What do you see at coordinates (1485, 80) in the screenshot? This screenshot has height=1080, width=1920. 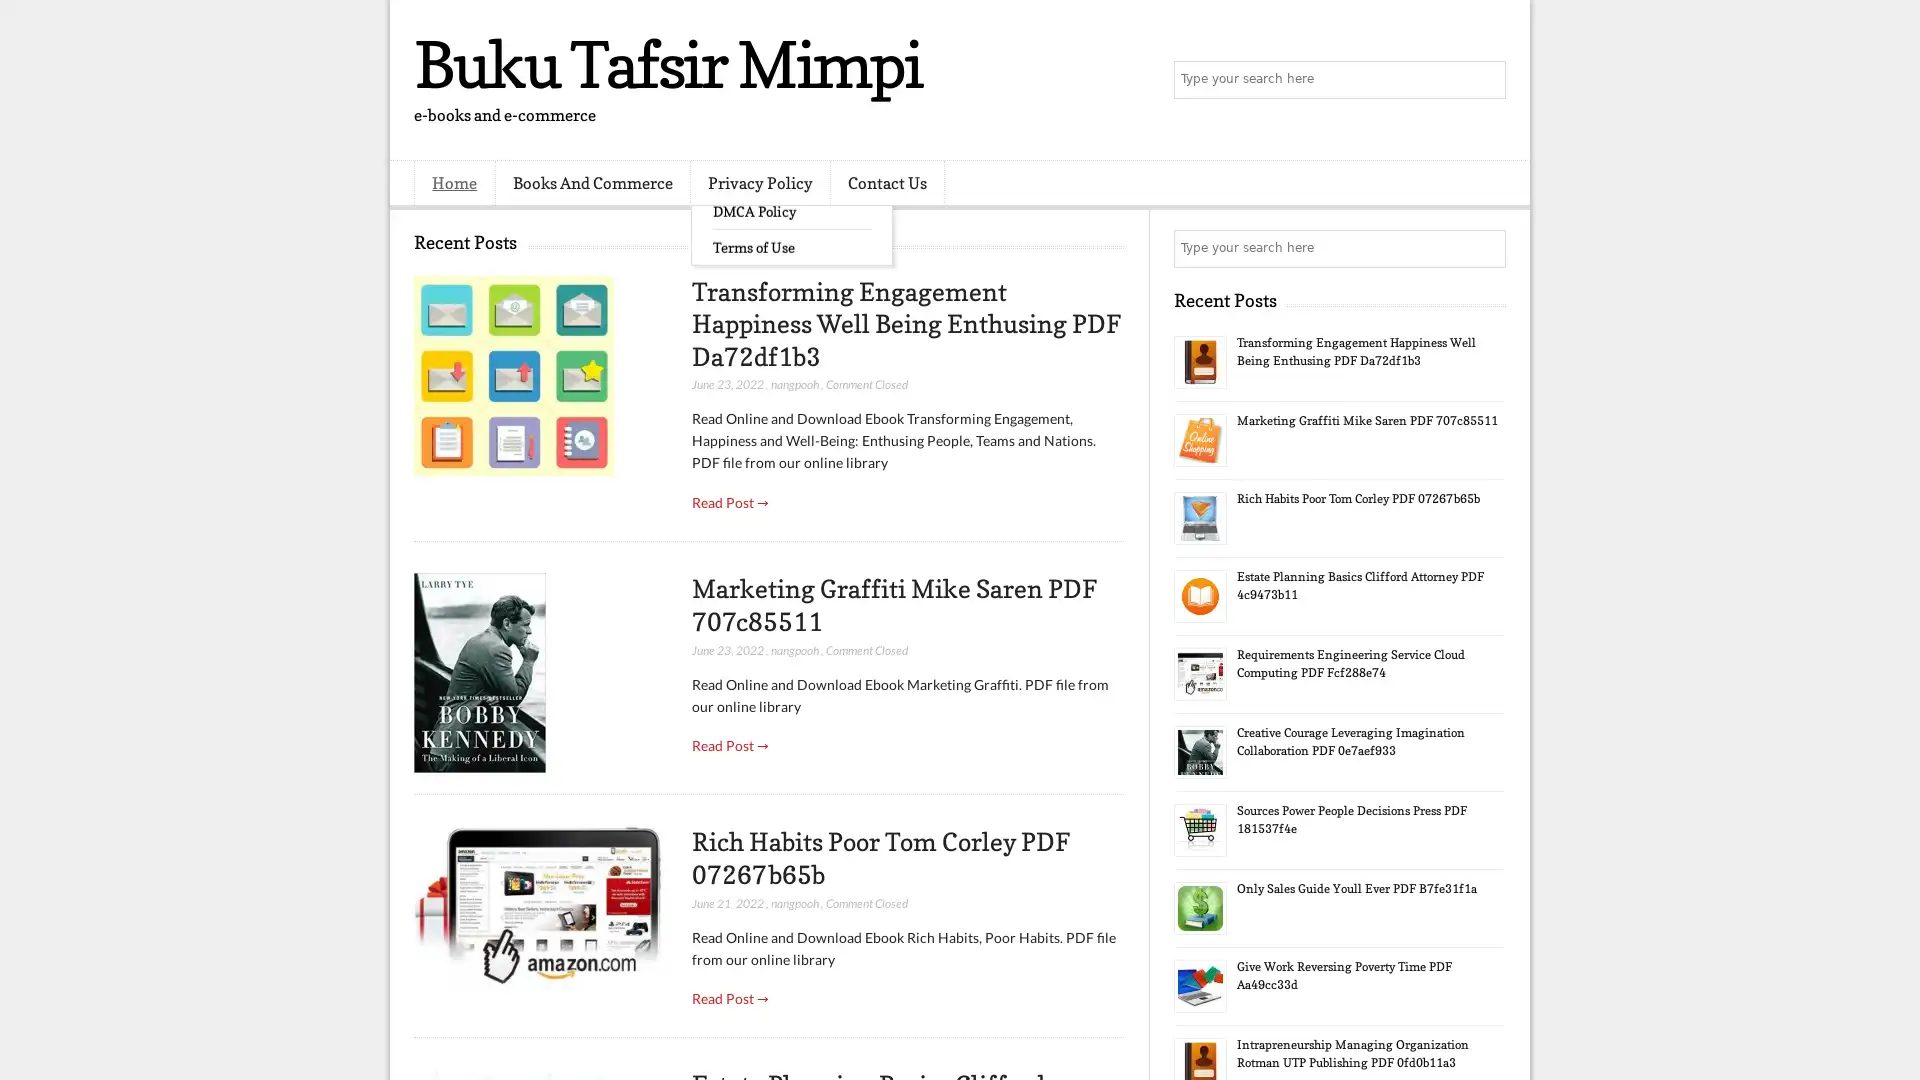 I see `Search` at bounding box center [1485, 80].